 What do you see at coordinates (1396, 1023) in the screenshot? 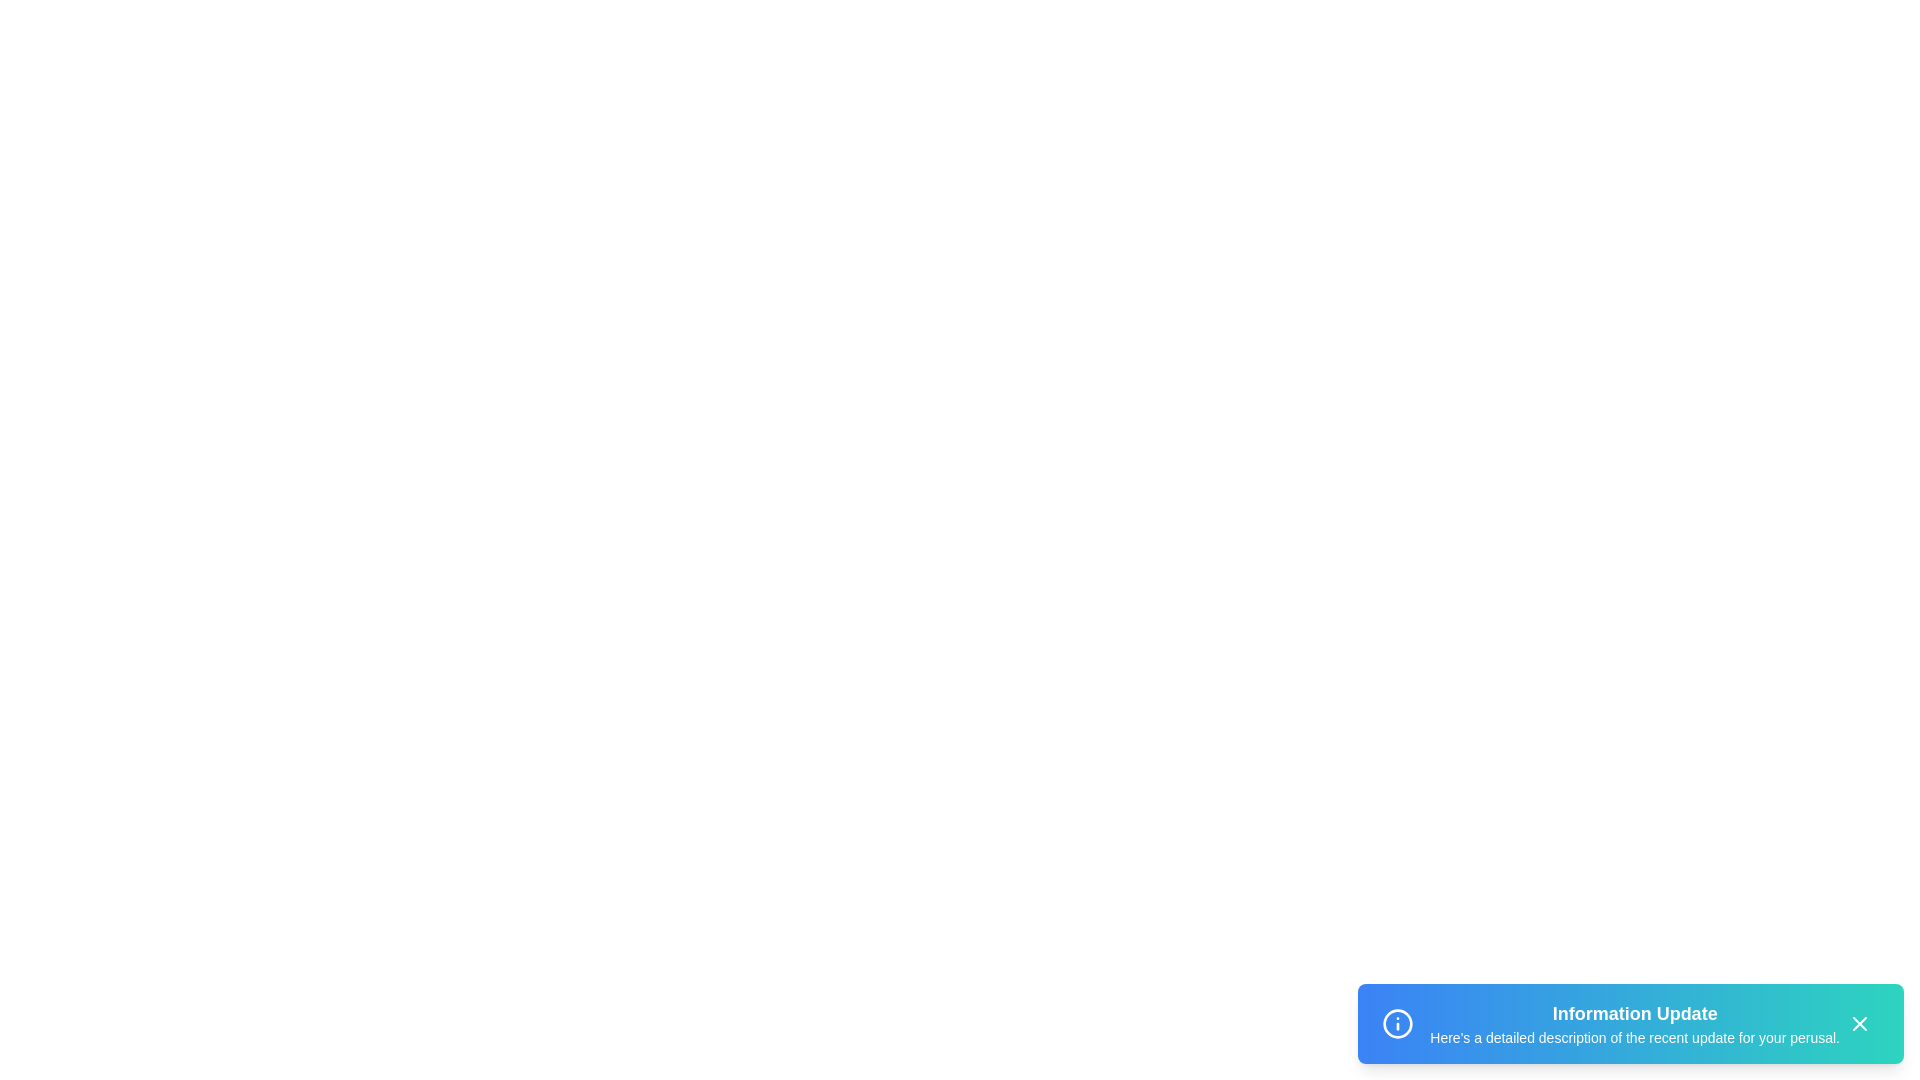
I see `the notification icon in the snackbar` at bounding box center [1396, 1023].